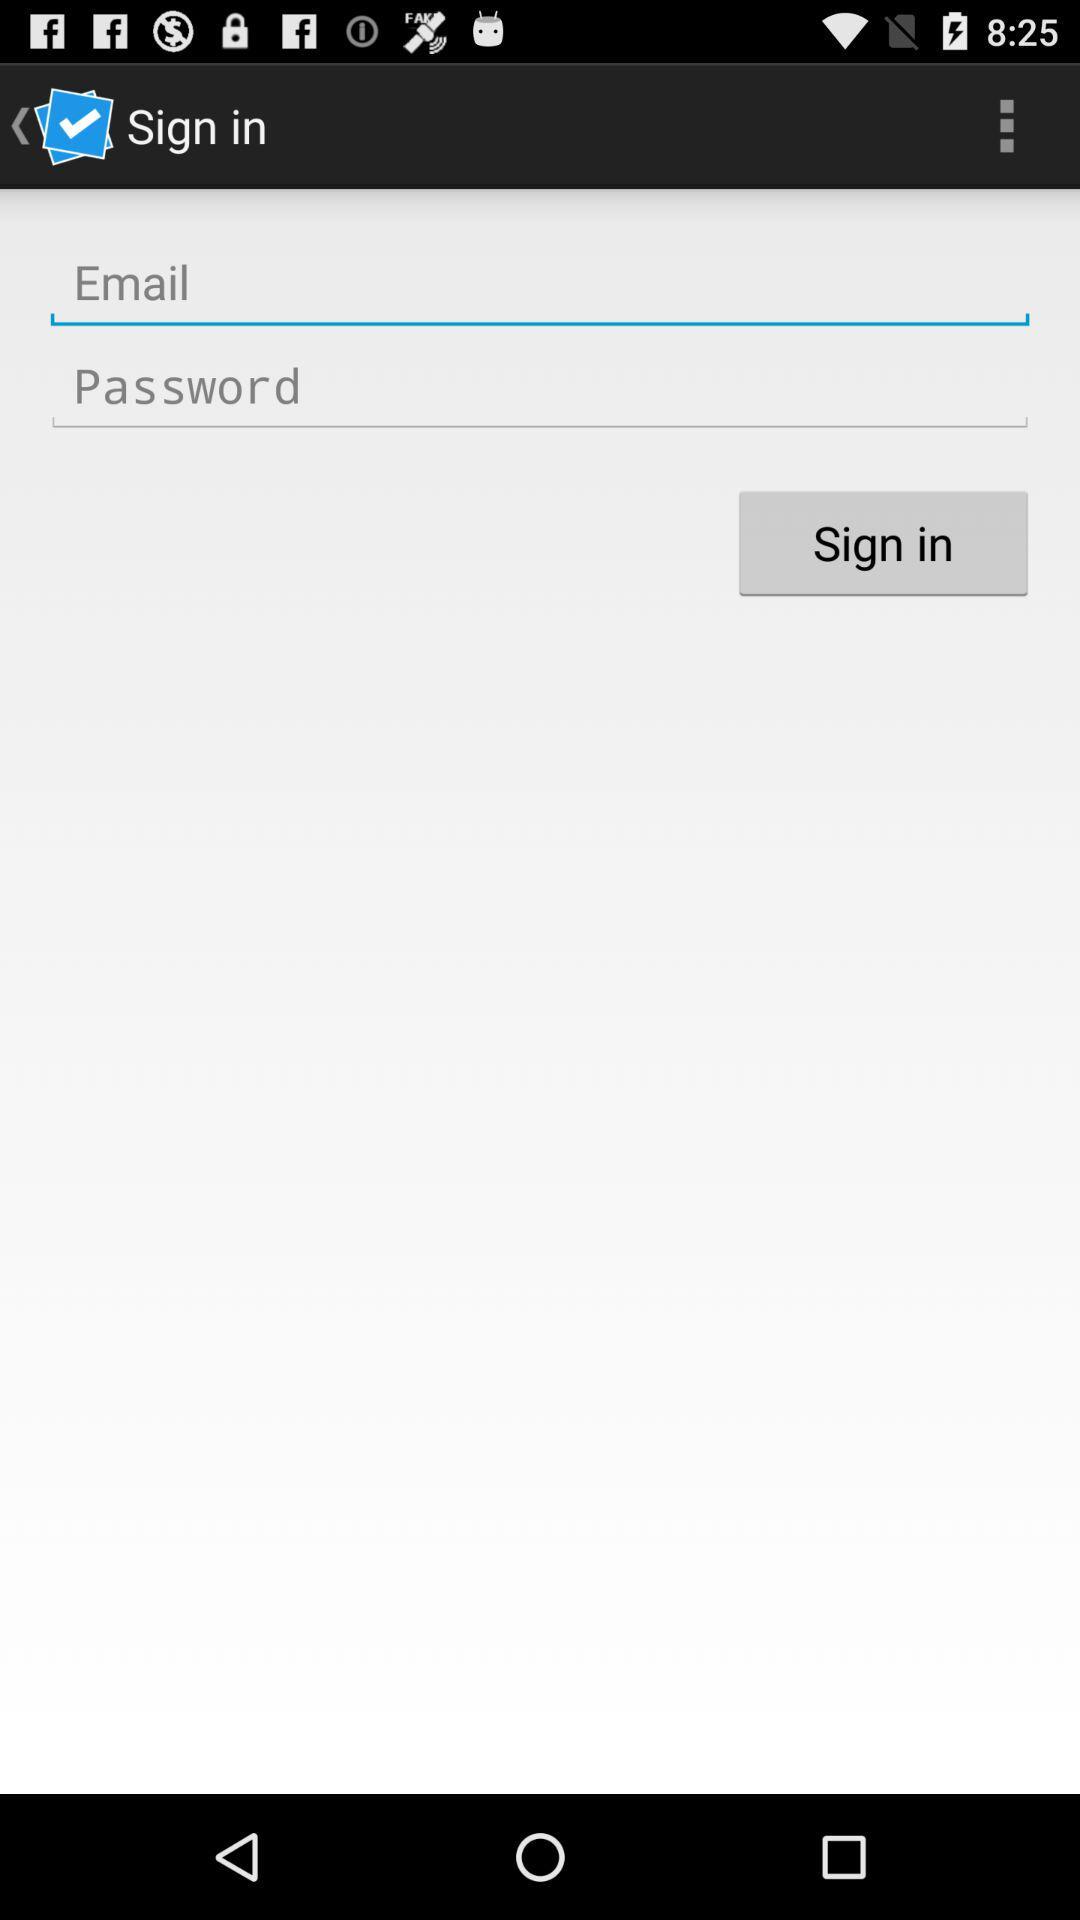 The width and height of the screenshot is (1080, 1920). Describe the element at coordinates (1006, 124) in the screenshot. I see `app to the right of the sign in icon` at that location.